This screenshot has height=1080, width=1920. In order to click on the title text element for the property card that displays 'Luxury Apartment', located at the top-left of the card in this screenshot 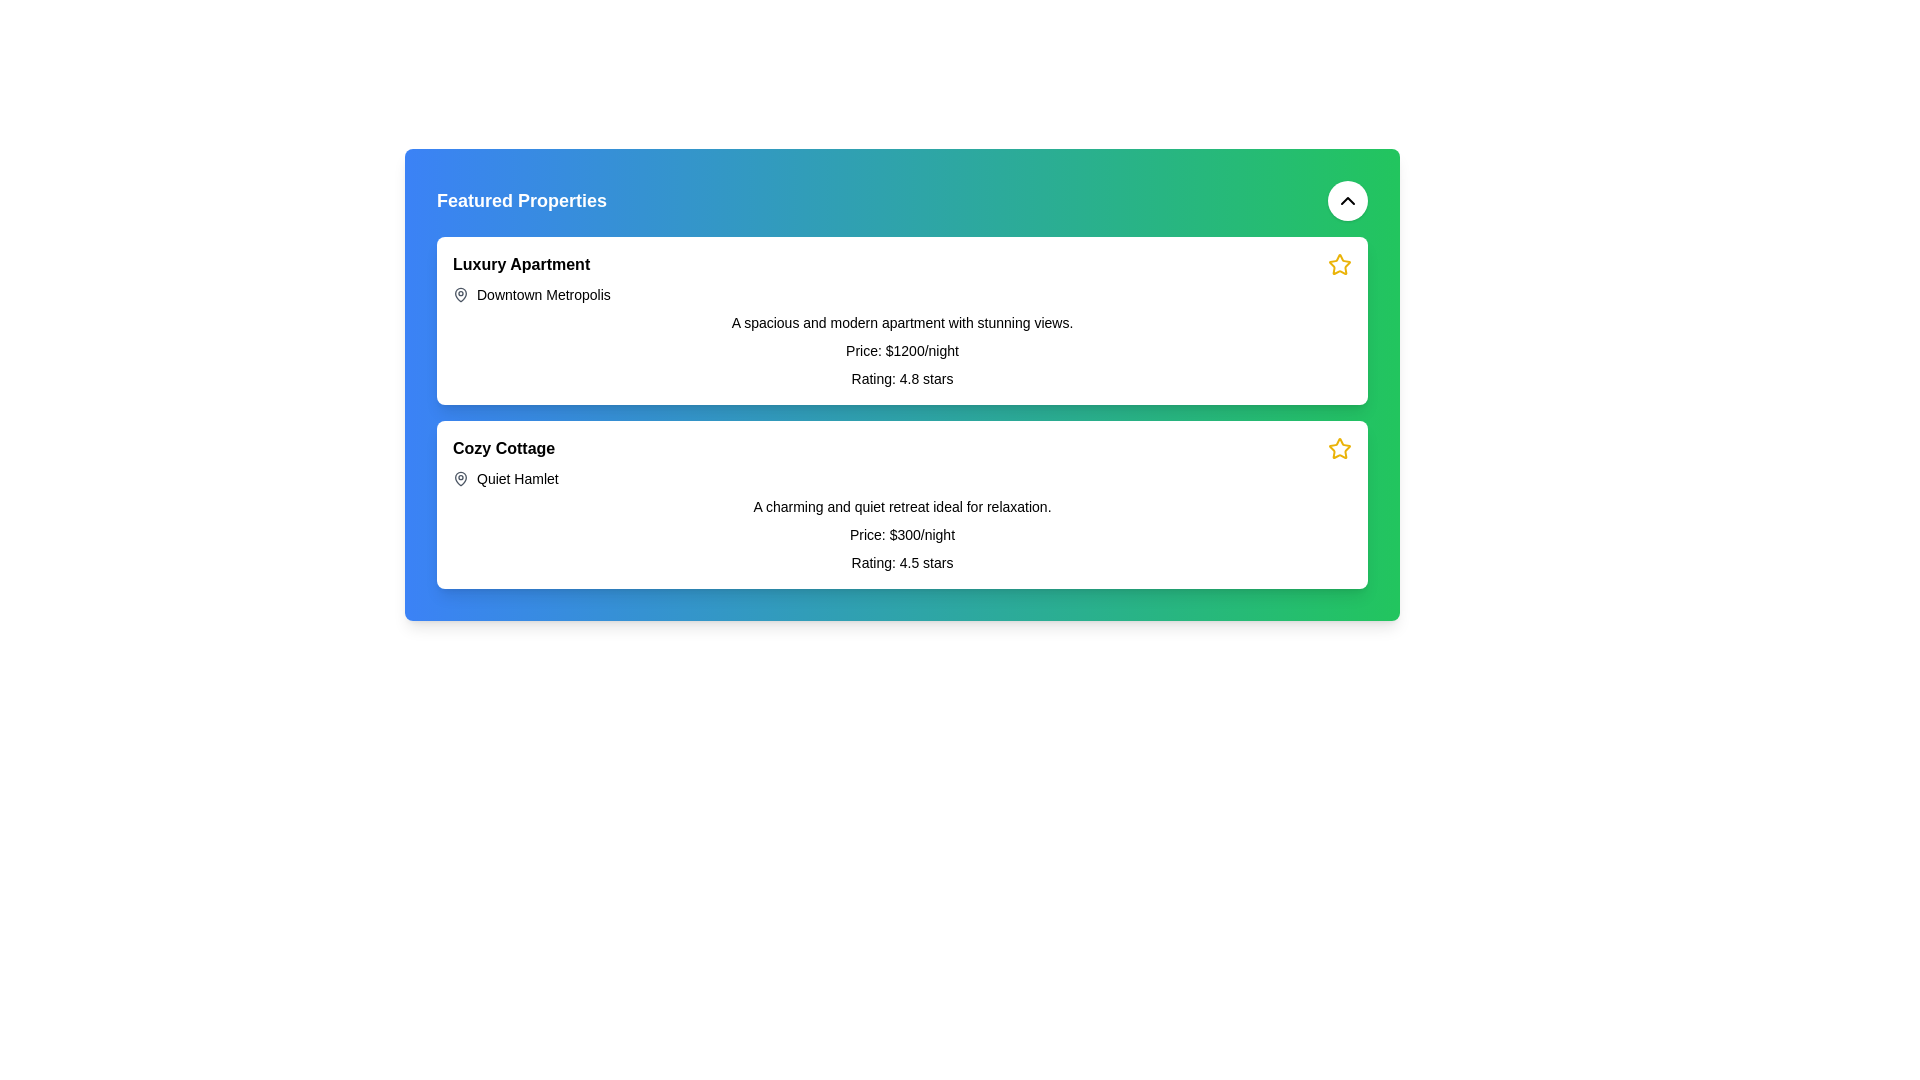, I will do `click(521, 264)`.